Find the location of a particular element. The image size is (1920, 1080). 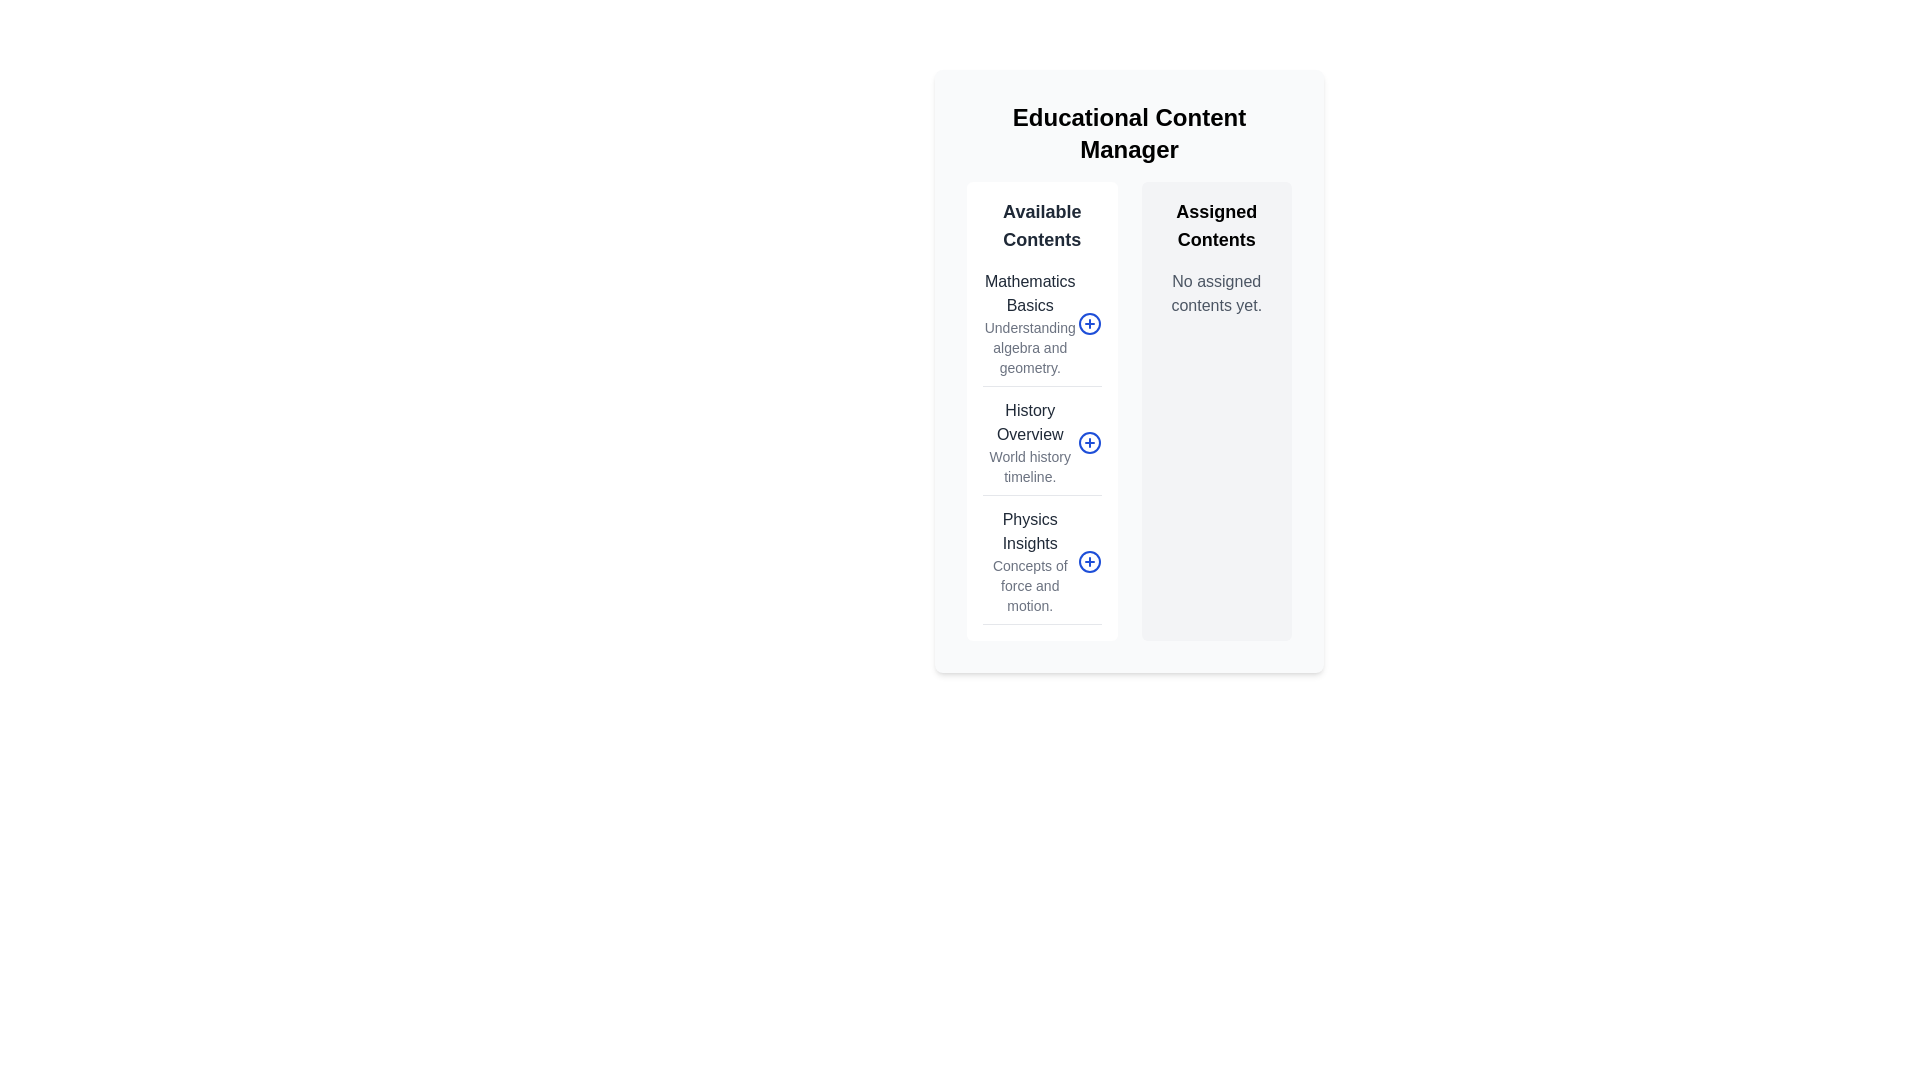

the blue circular icon button with a '+' symbol, located to the right of 'History Overview' and its subtext 'World history timeline.' in the 'Available Contents' section is located at coordinates (1088, 442).